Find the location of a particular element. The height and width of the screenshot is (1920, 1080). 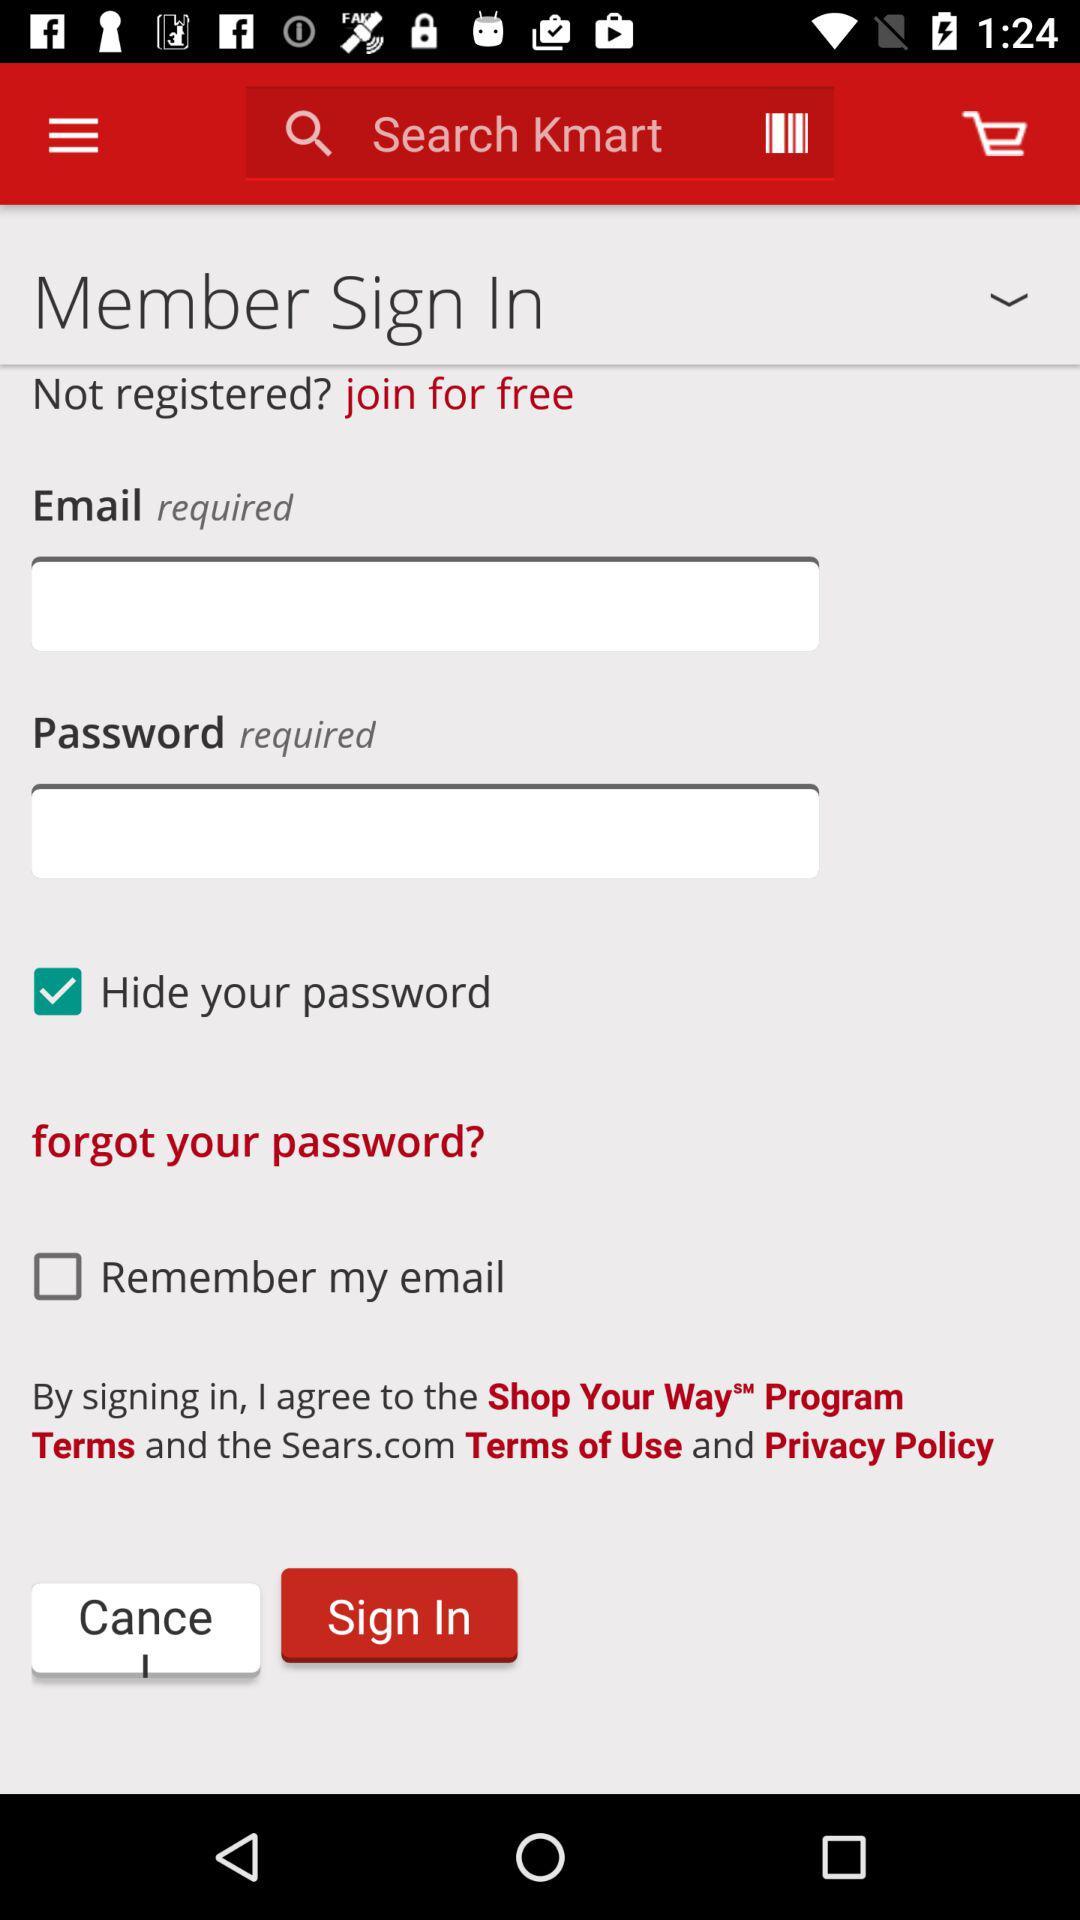

item to the left of the sign in item is located at coordinates (144, 1630).